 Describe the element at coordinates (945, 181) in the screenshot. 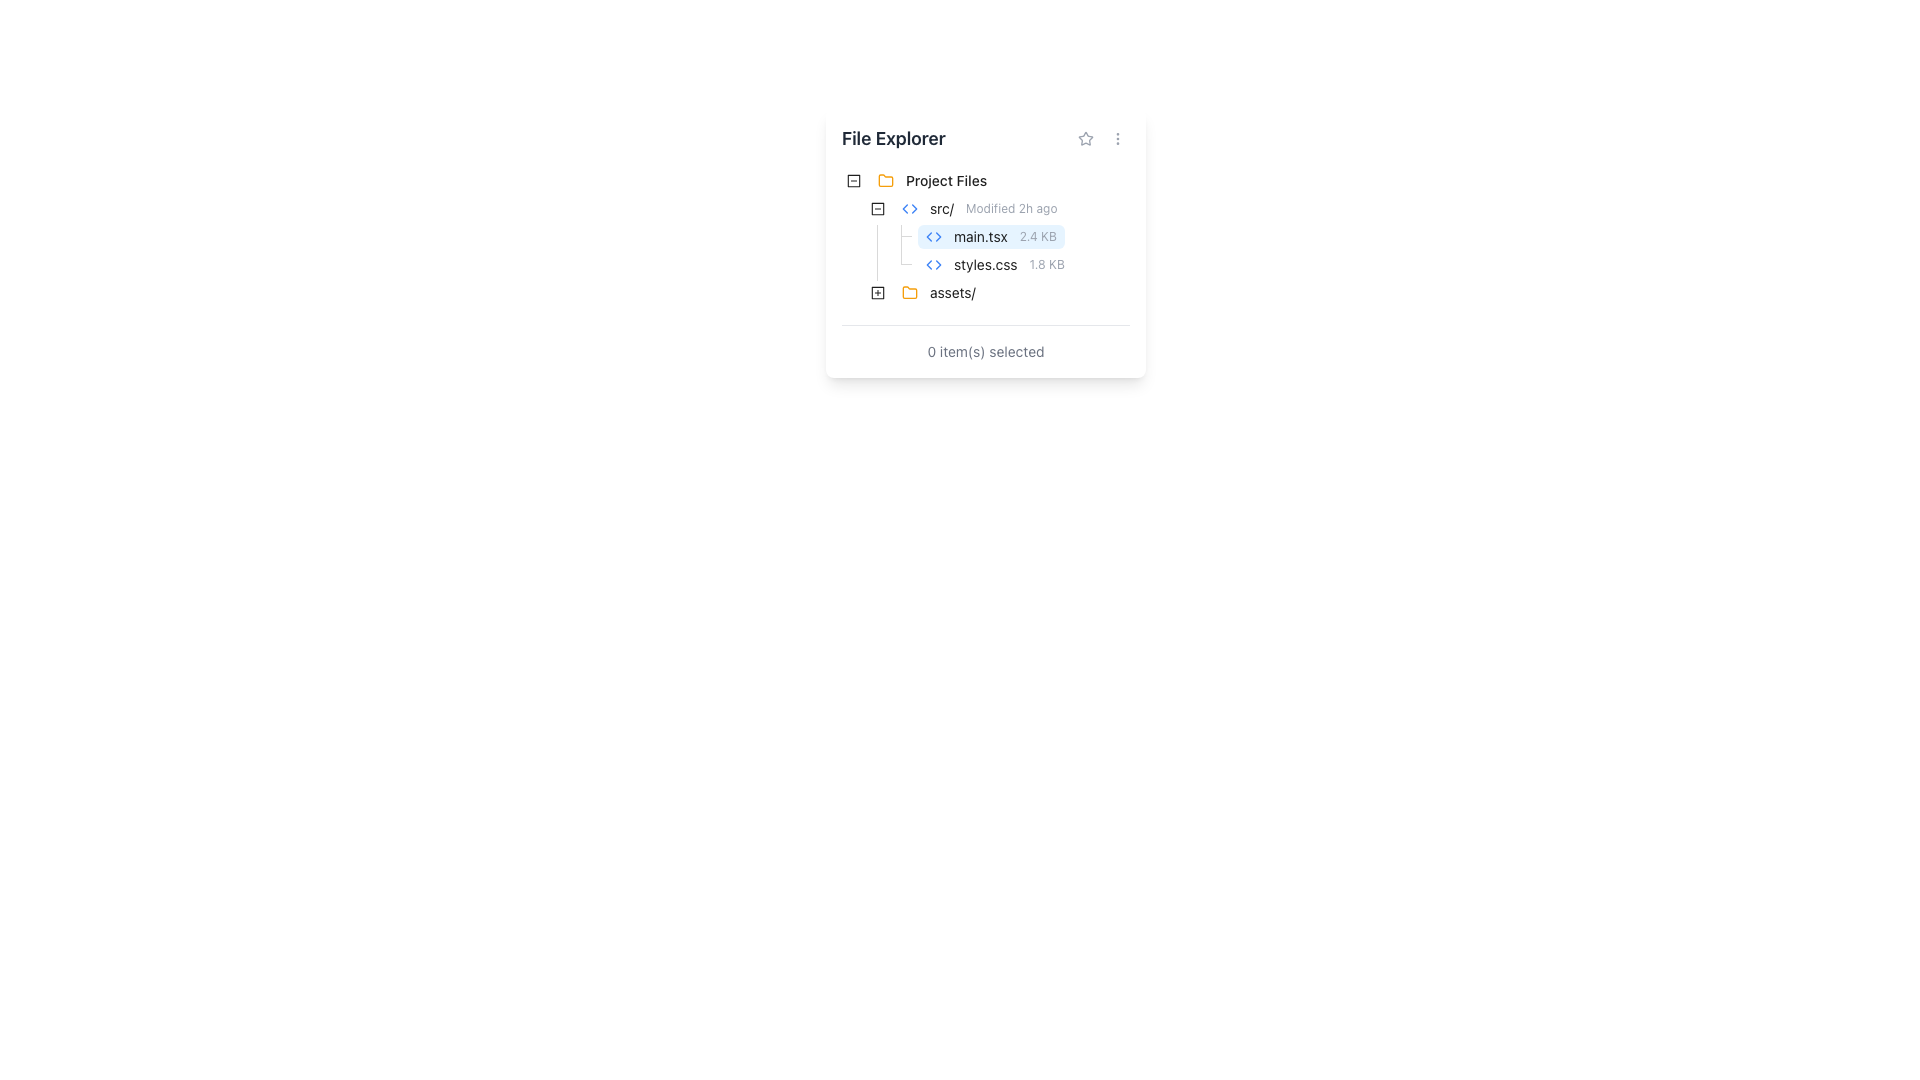

I see `the 'Project Files' text label element` at that location.